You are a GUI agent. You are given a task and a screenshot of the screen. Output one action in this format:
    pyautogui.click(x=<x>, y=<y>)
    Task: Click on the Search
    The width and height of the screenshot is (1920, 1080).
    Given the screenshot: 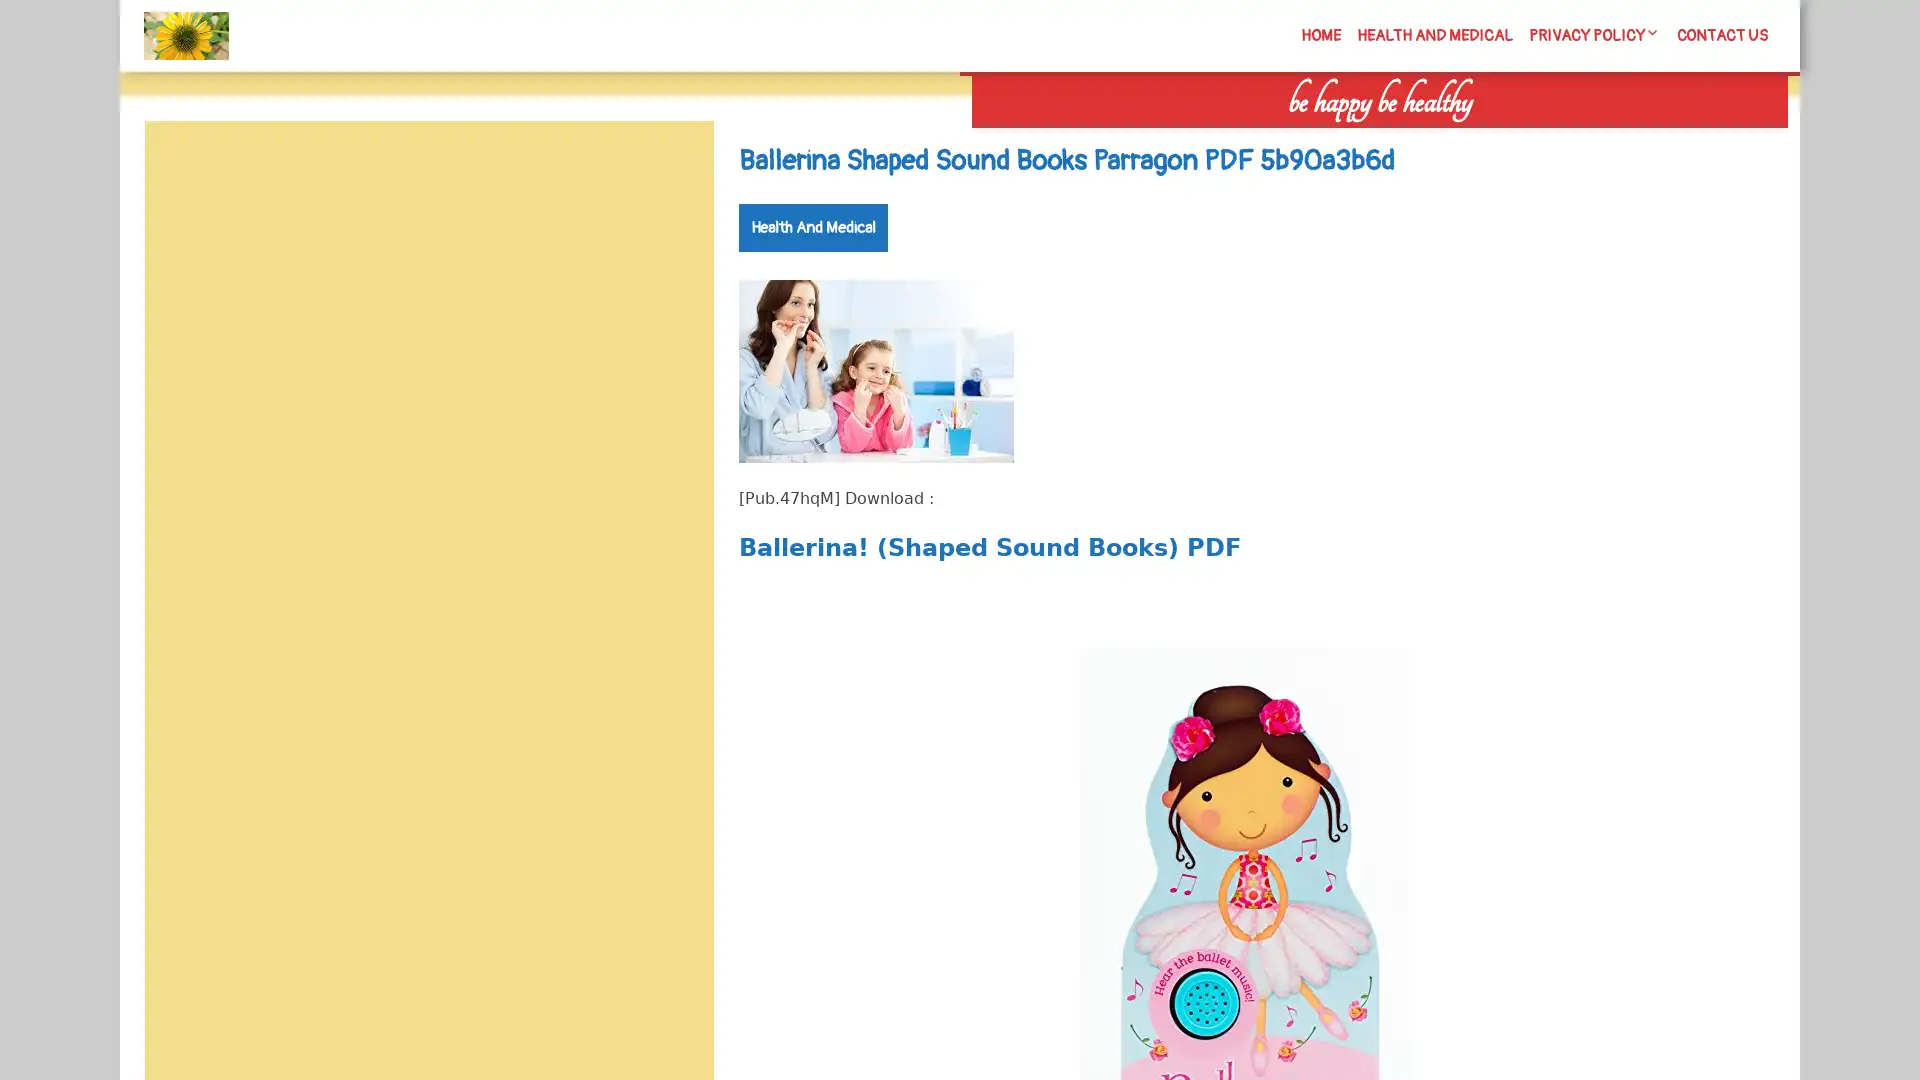 What is the action you would take?
    pyautogui.click(x=667, y=168)
    